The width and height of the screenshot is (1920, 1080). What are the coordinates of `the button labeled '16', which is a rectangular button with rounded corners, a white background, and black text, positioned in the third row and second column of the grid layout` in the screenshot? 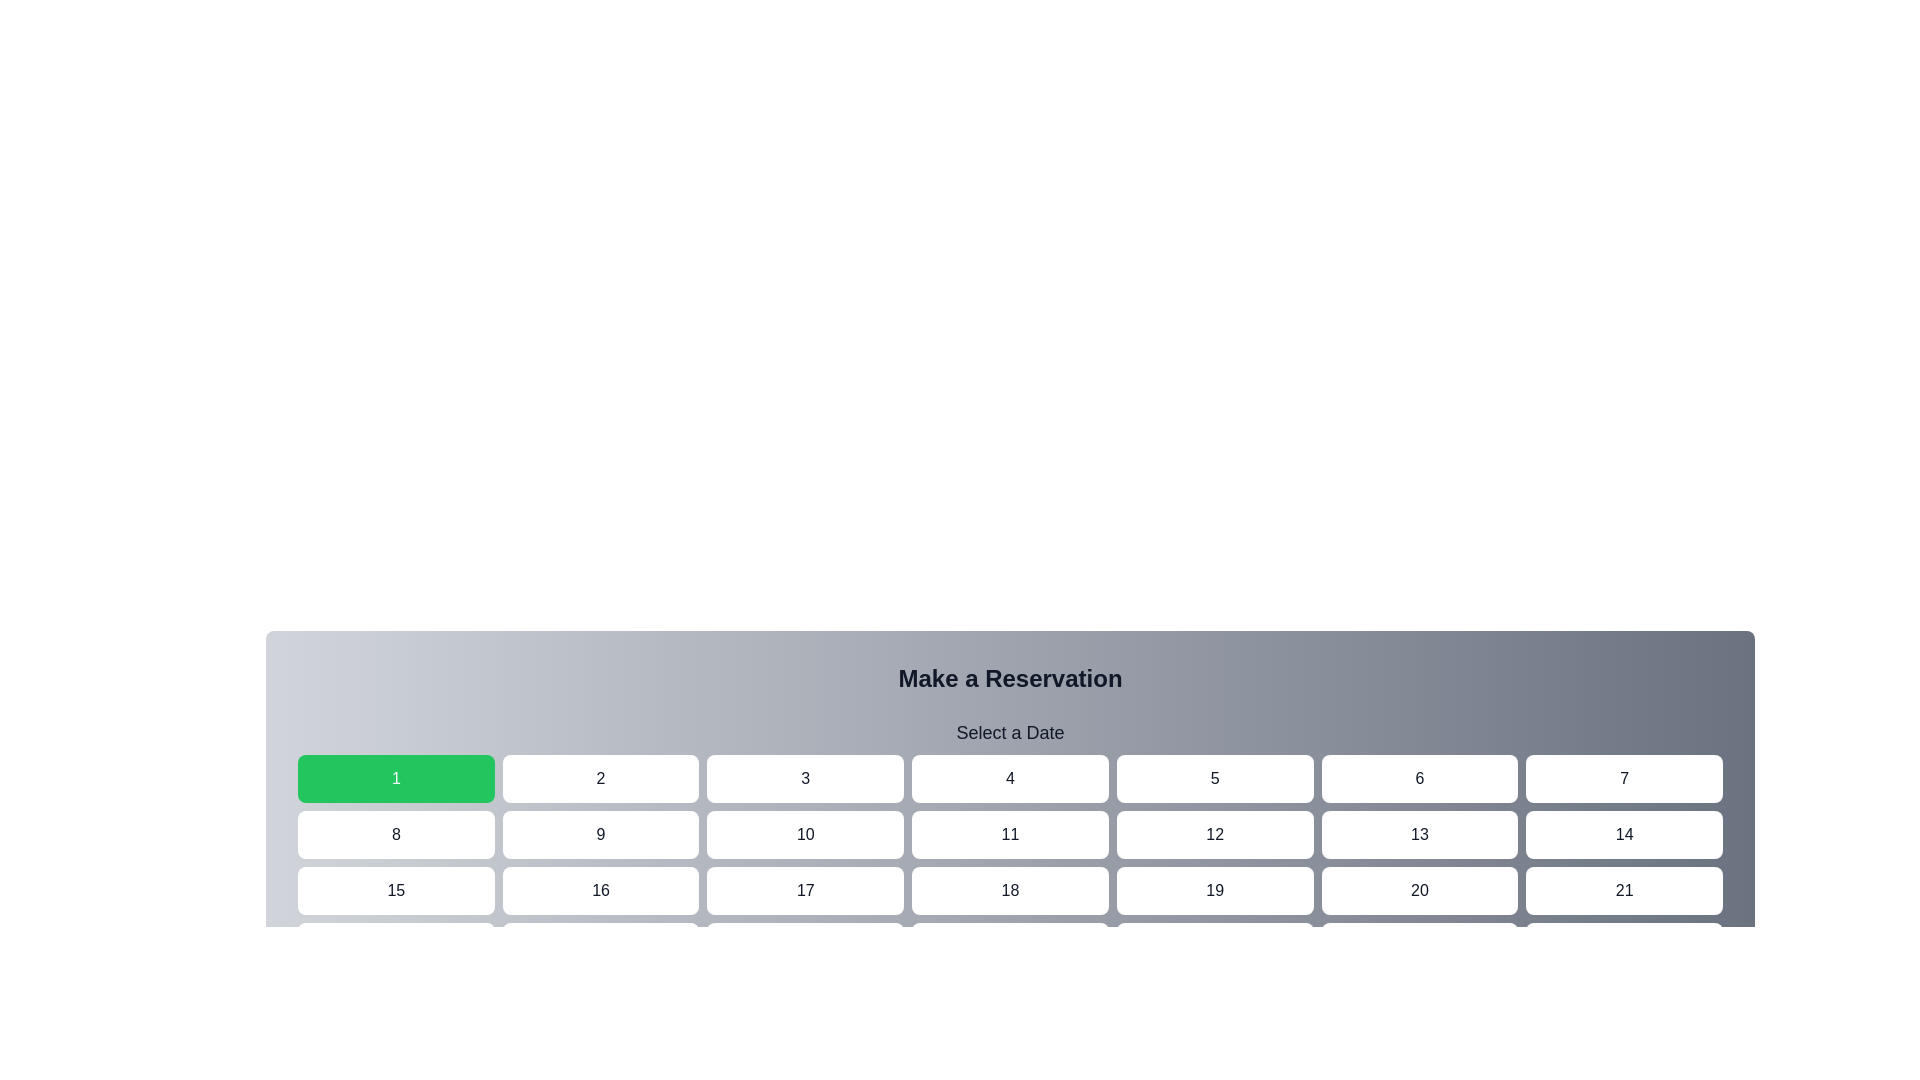 It's located at (600, 890).